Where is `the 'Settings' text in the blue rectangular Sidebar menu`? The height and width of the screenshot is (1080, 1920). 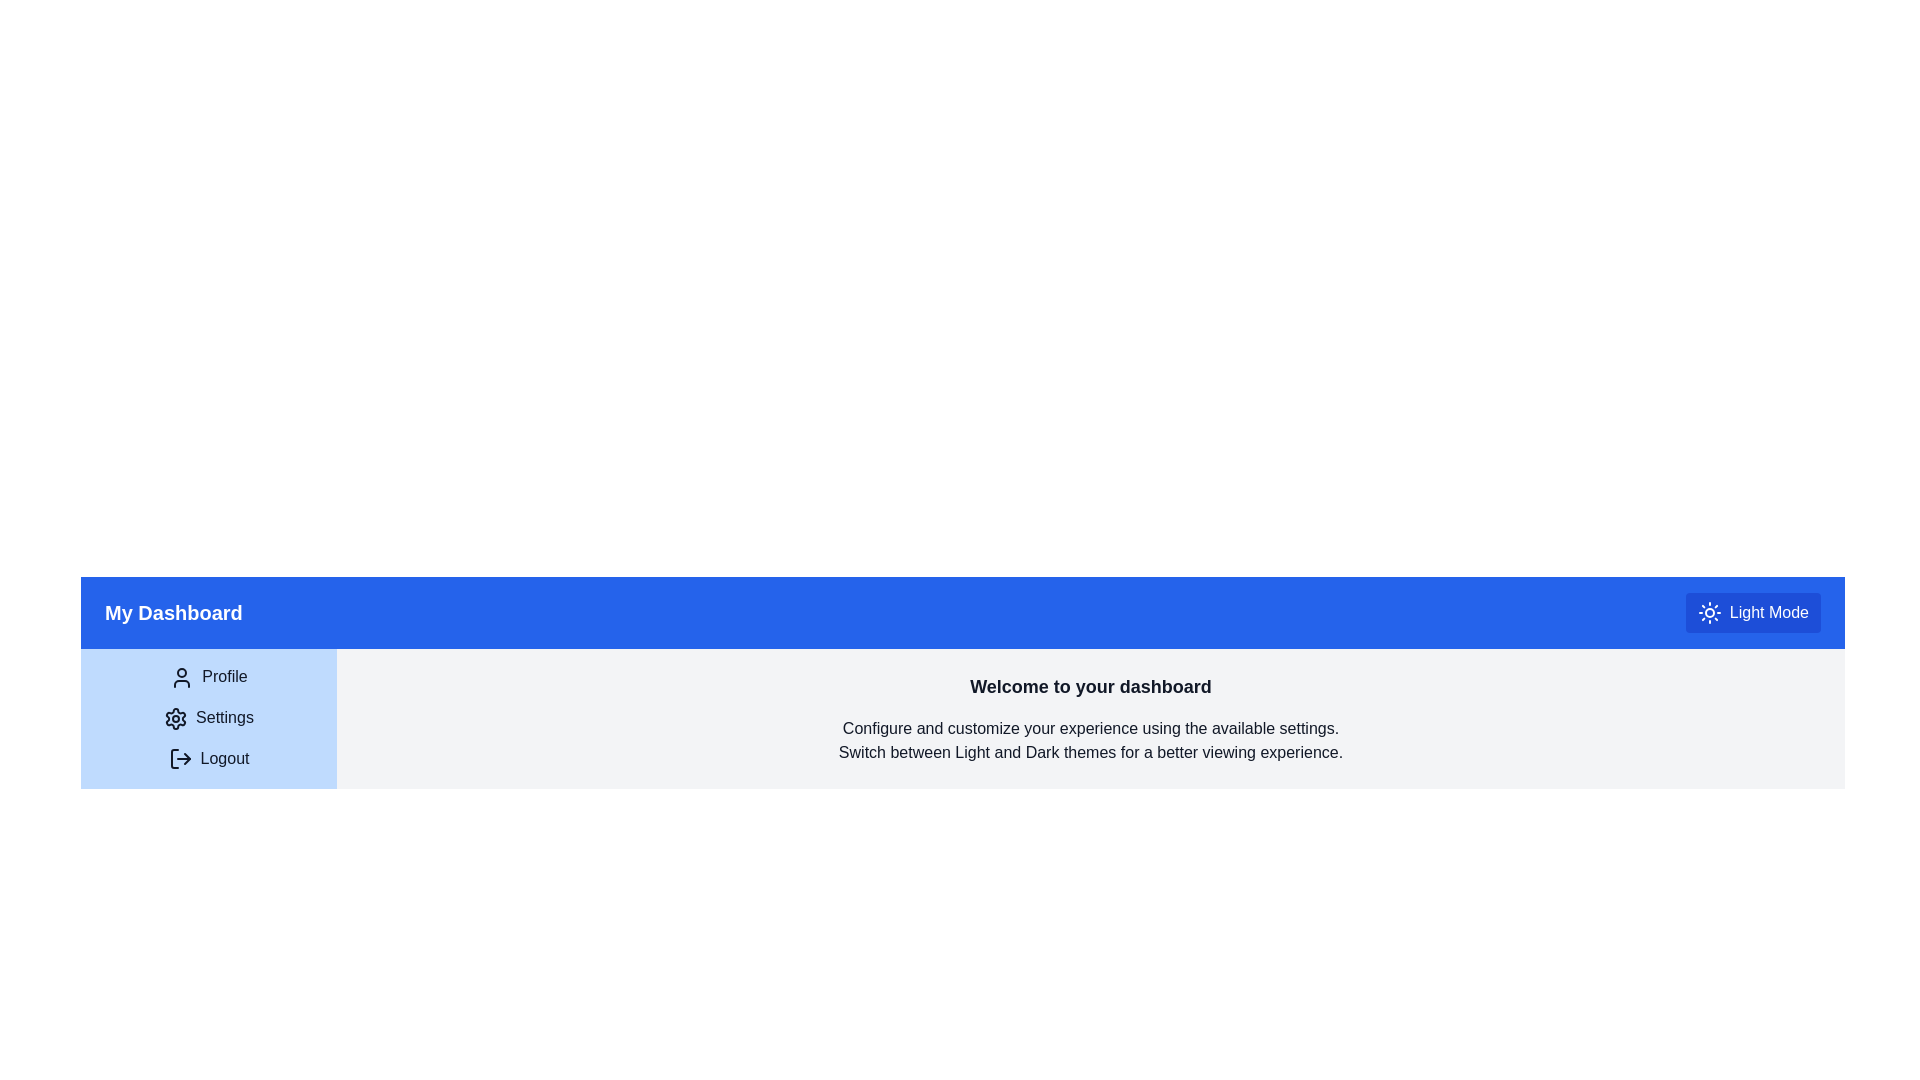 the 'Settings' text in the blue rectangular Sidebar menu is located at coordinates (209, 717).